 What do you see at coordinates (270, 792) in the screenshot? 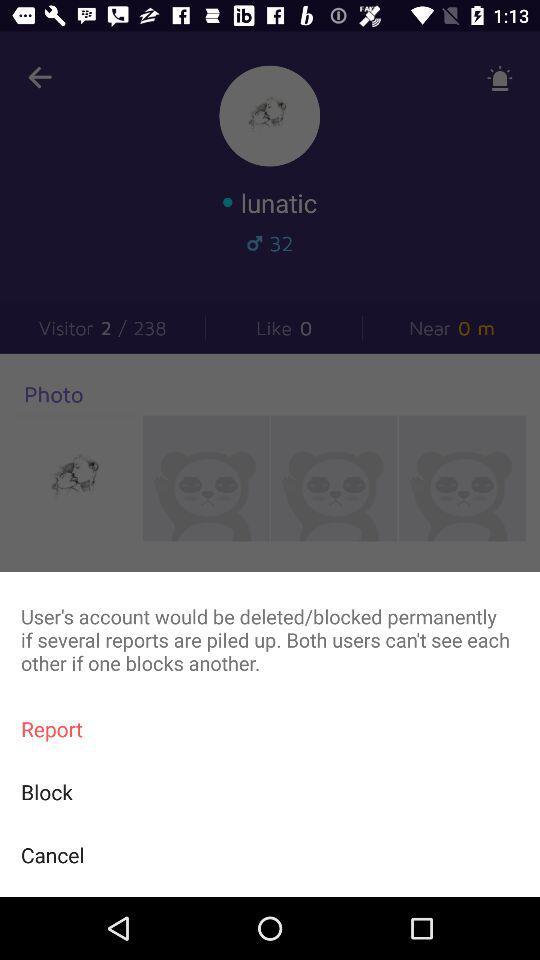
I see `item above the cancel` at bounding box center [270, 792].